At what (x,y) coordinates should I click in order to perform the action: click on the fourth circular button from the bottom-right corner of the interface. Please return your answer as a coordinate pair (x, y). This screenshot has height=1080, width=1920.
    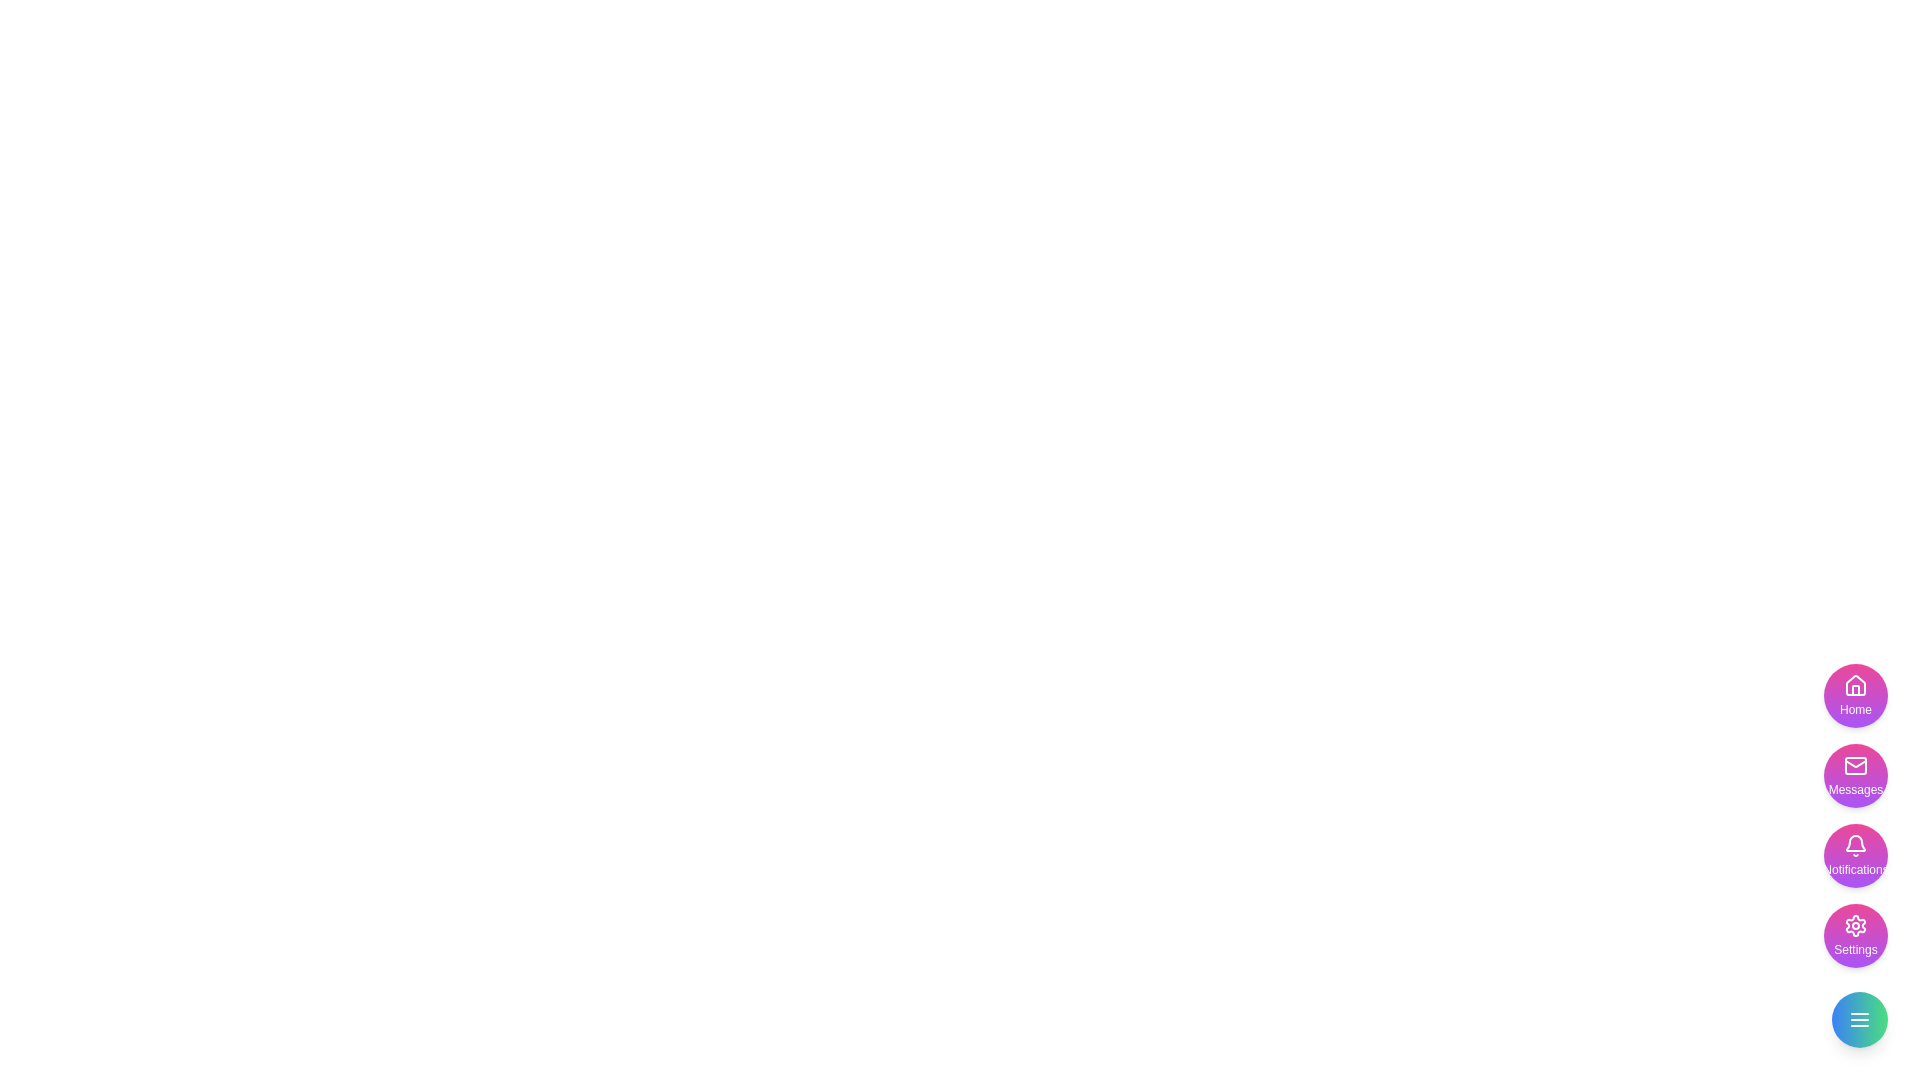
    Looking at the image, I should click on (1855, 936).